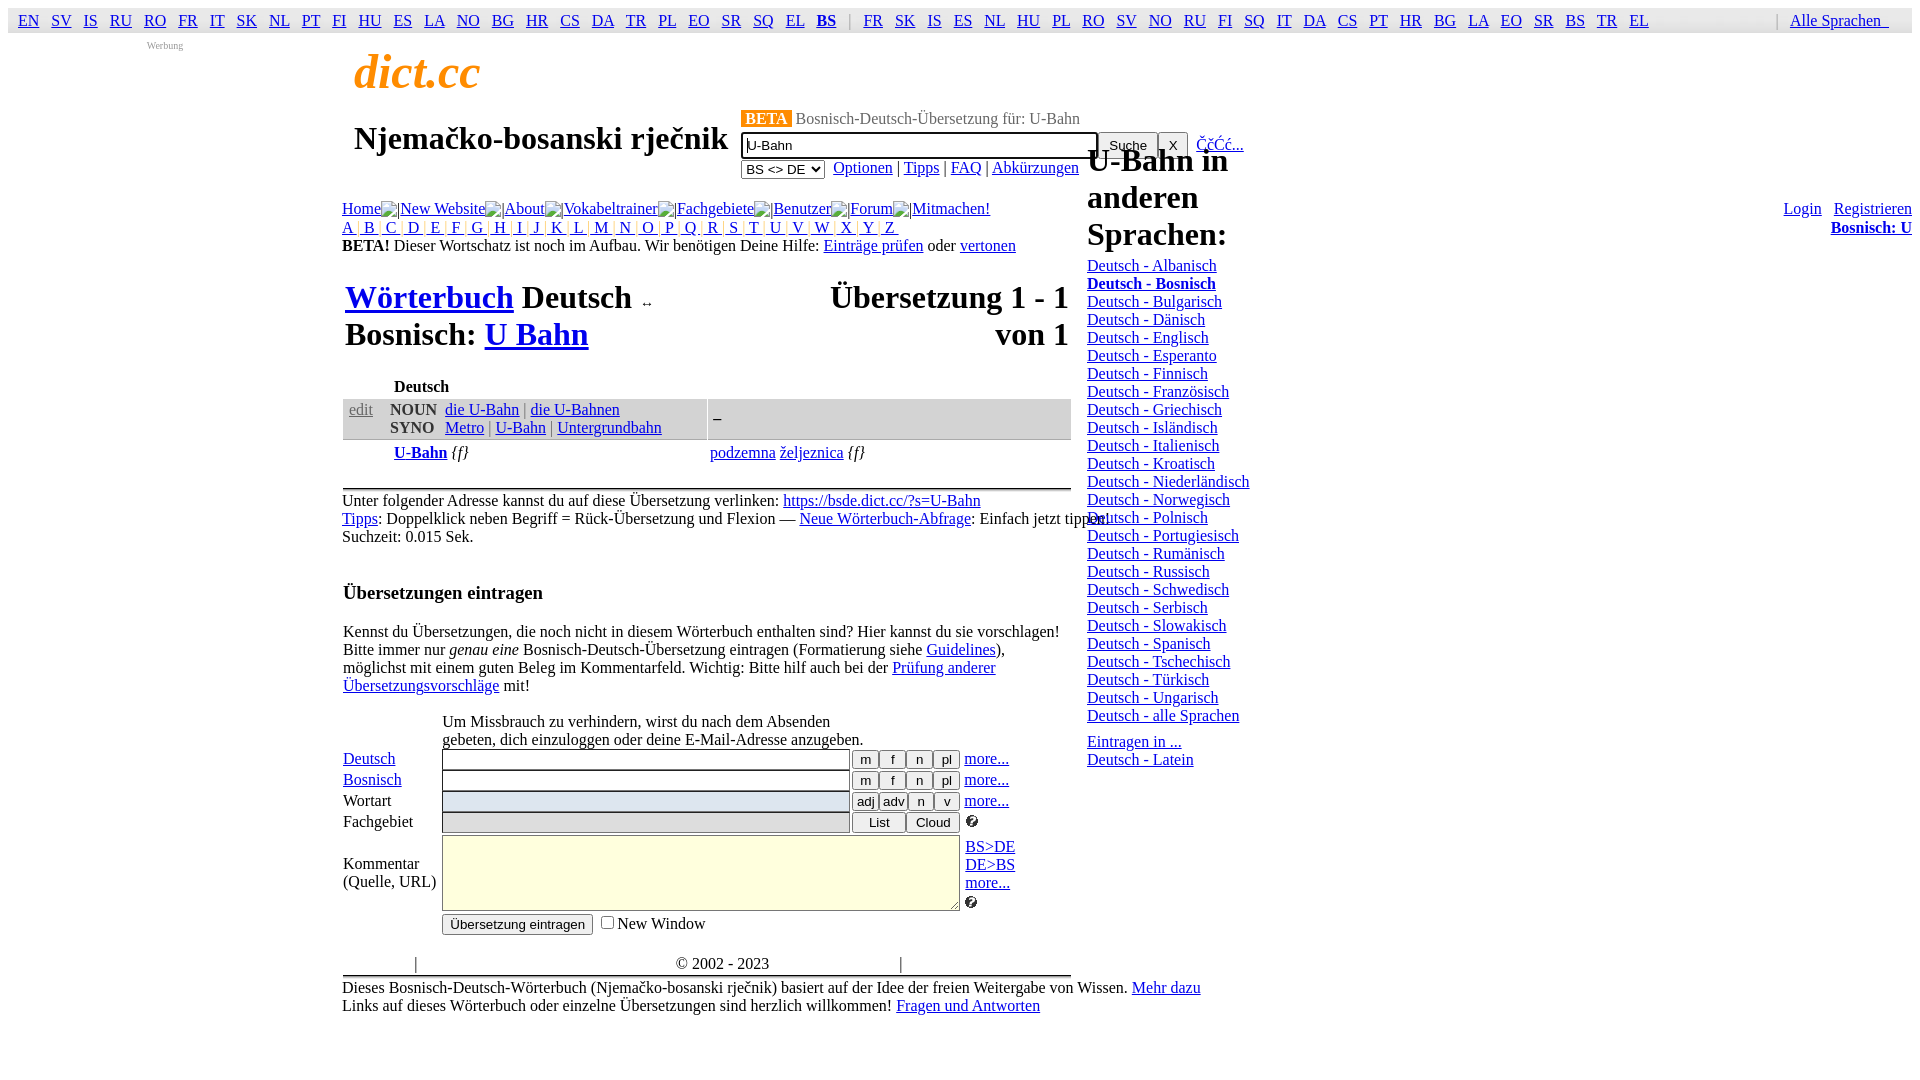 The width and height of the screenshot is (1920, 1080). Describe the element at coordinates (434, 226) in the screenshot. I see `'E'` at that location.